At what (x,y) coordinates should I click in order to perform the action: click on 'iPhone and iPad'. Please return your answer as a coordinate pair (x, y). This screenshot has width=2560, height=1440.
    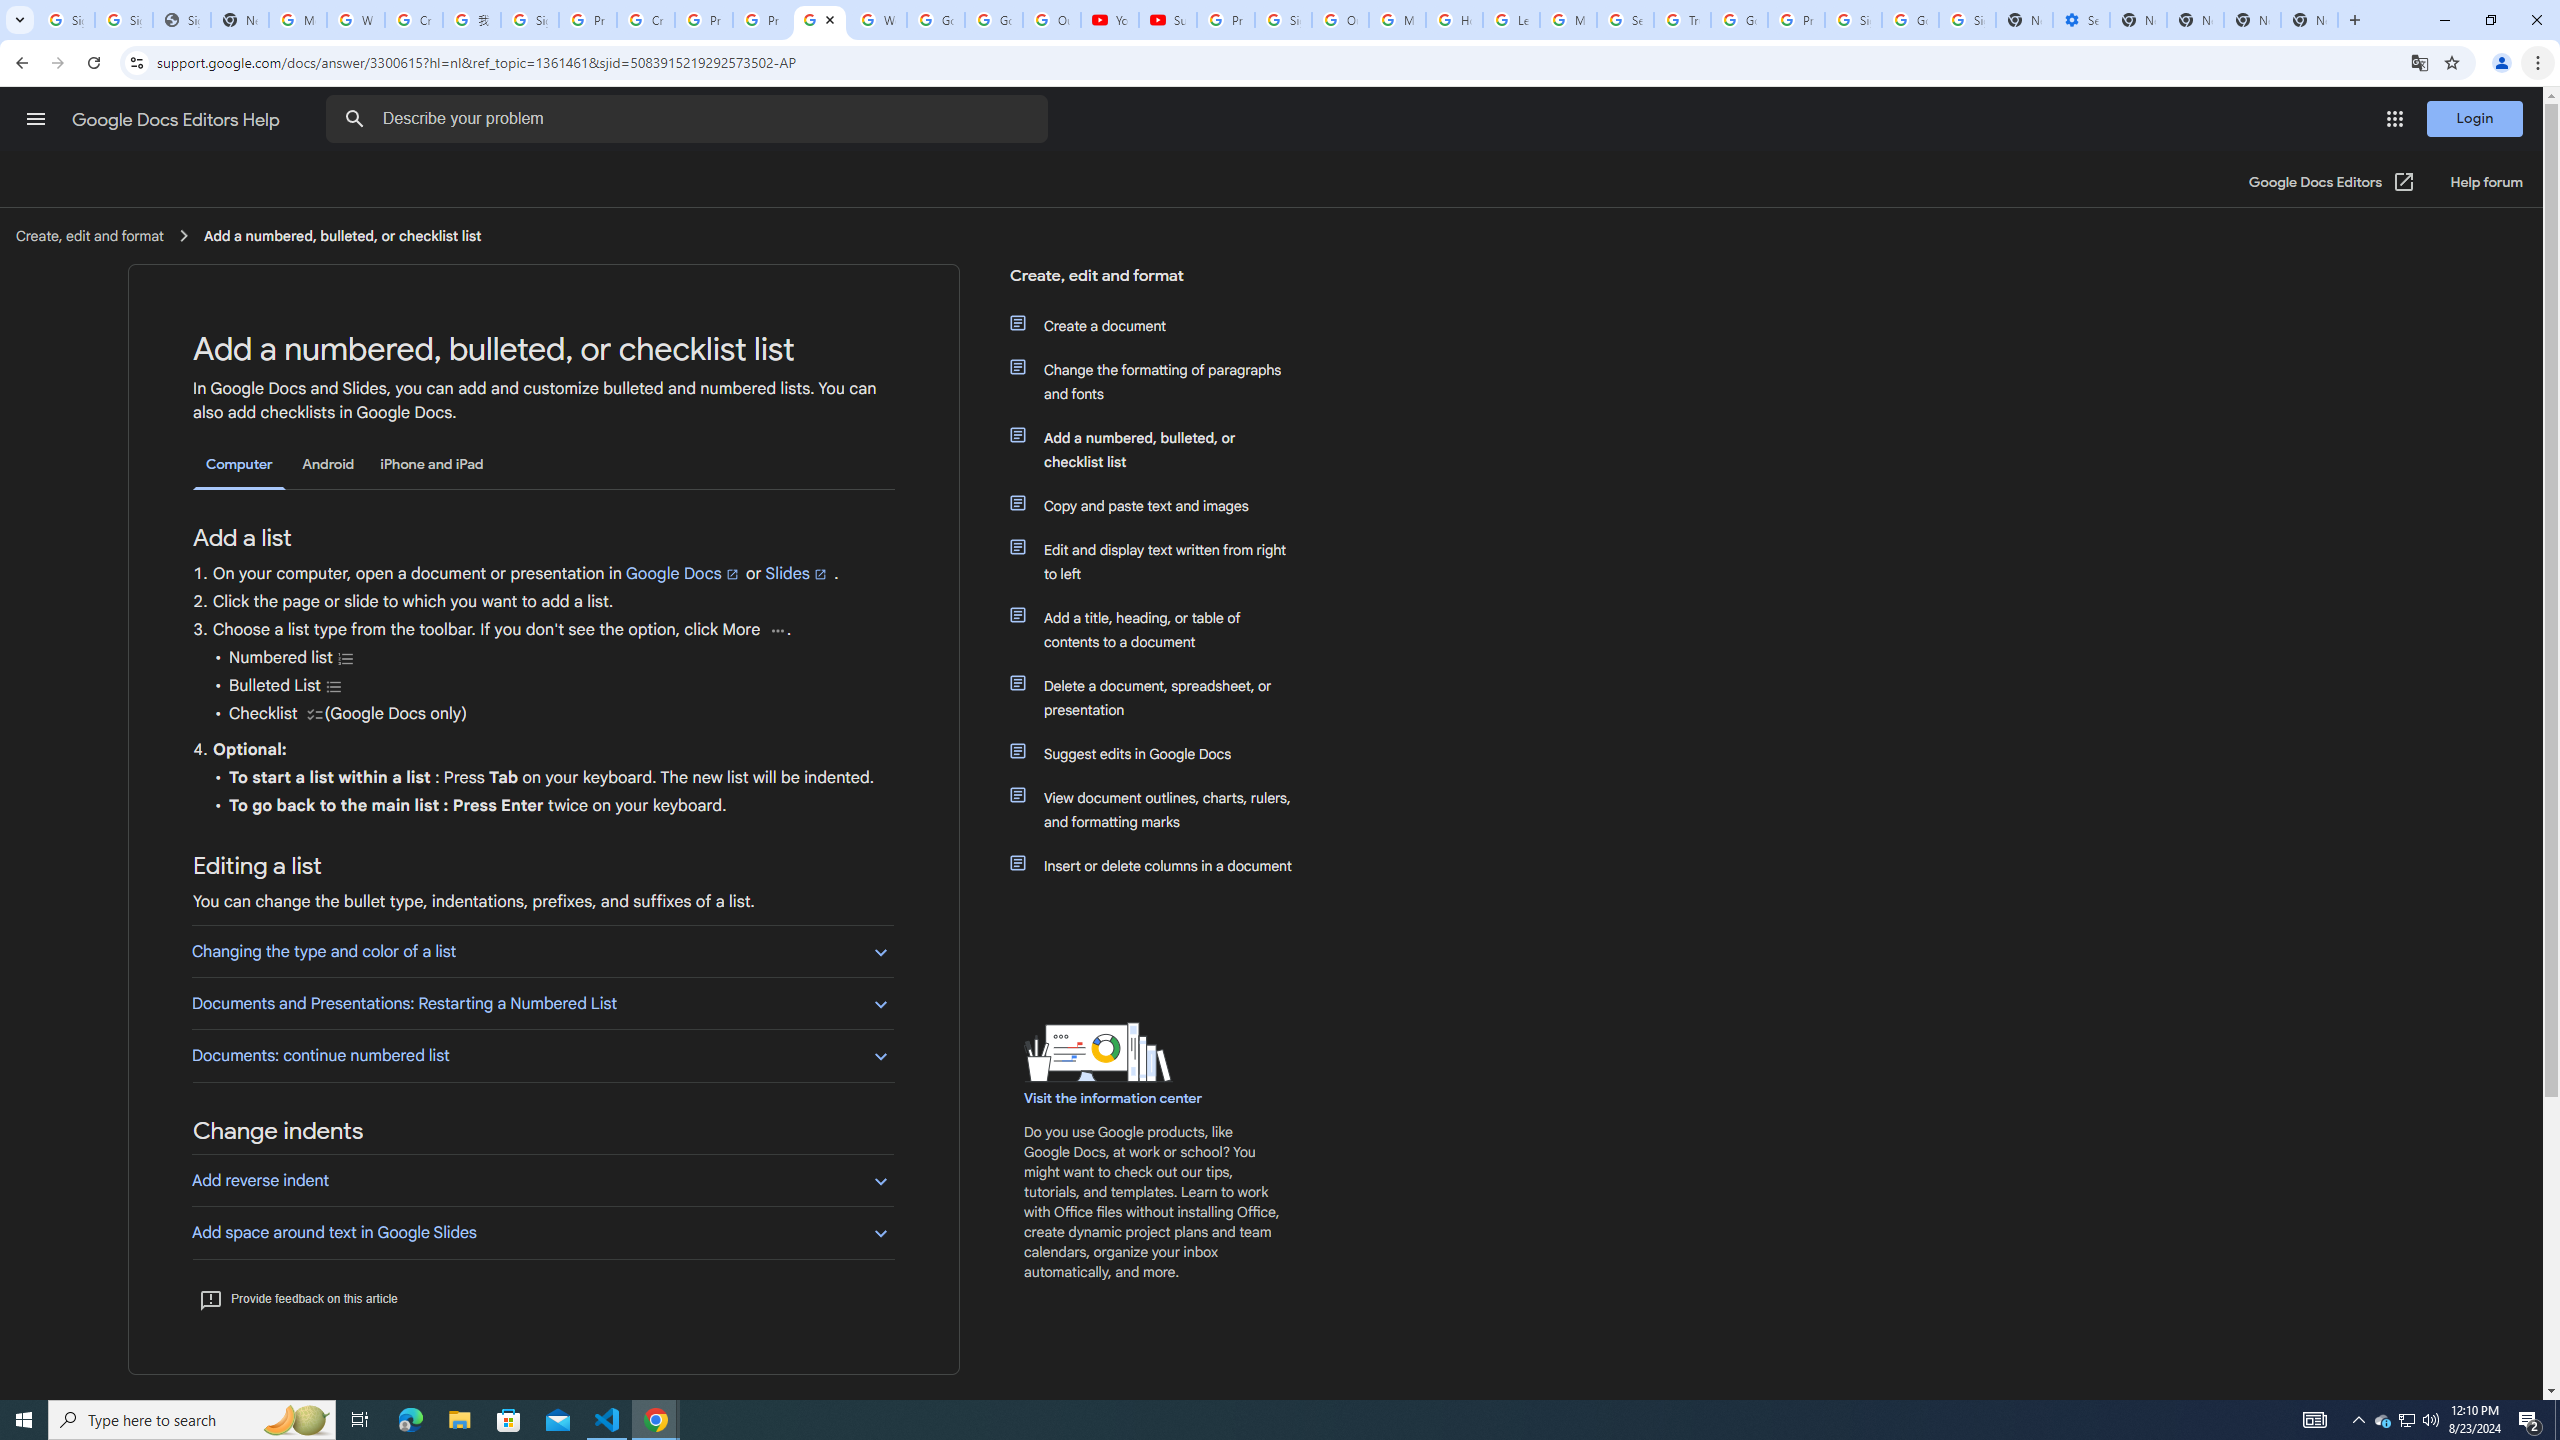
    Looking at the image, I should click on (431, 463).